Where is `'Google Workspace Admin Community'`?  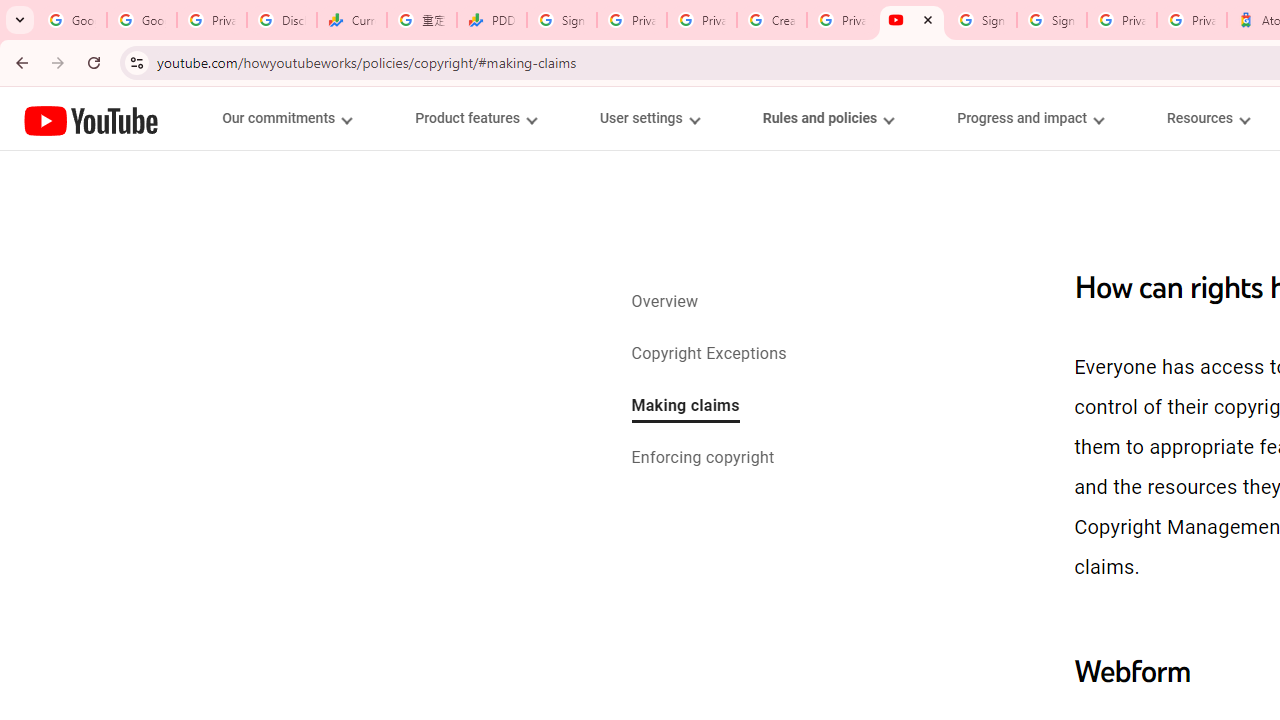
'Google Workspace Admin Community' is located at coordinates (72, 20).